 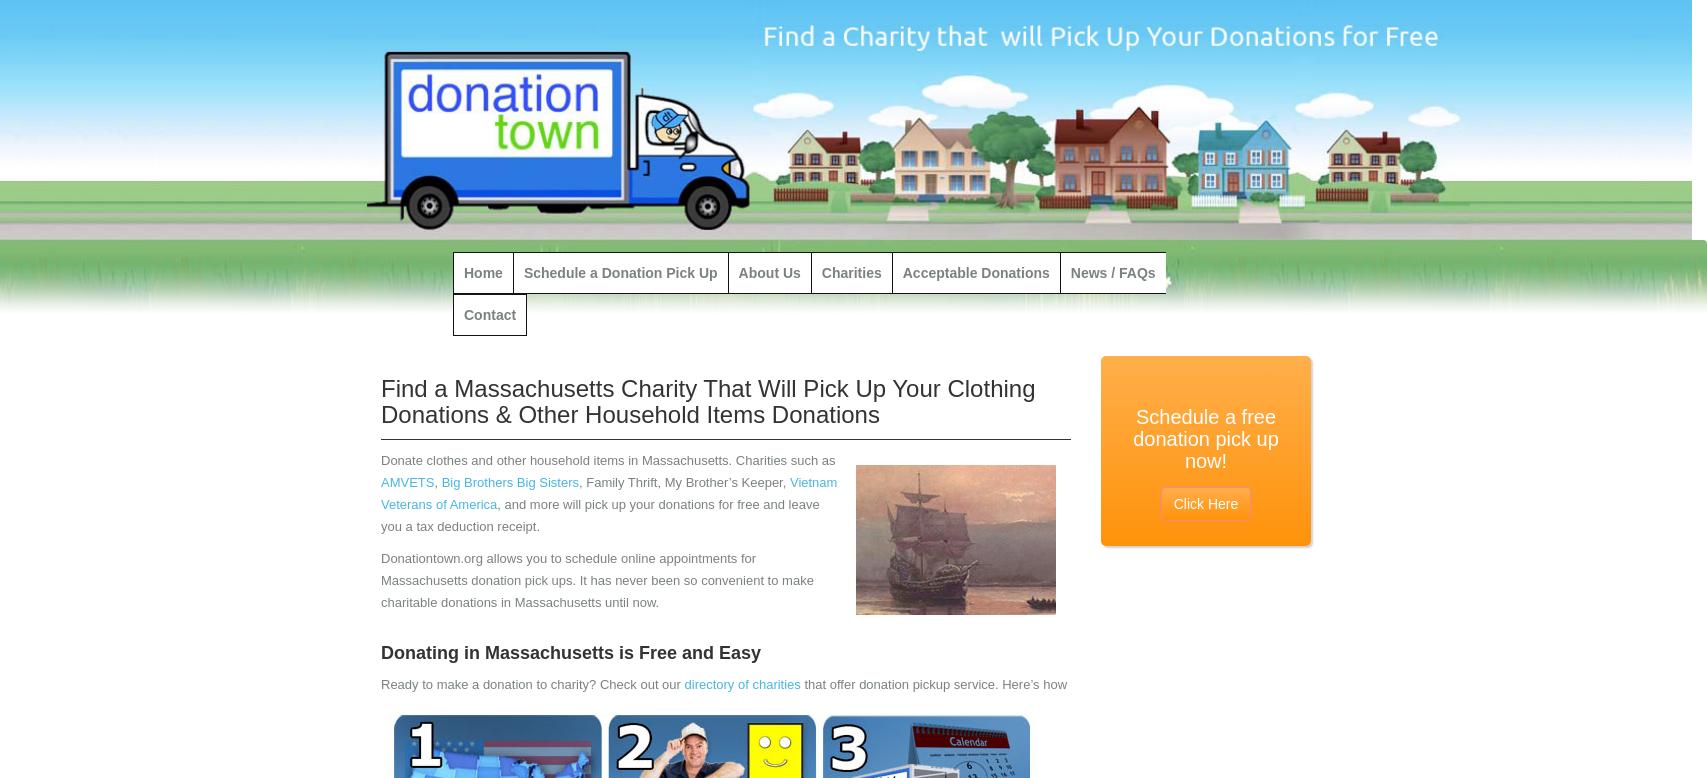 I want to click on 'About Us', so click(x=737, y=273).